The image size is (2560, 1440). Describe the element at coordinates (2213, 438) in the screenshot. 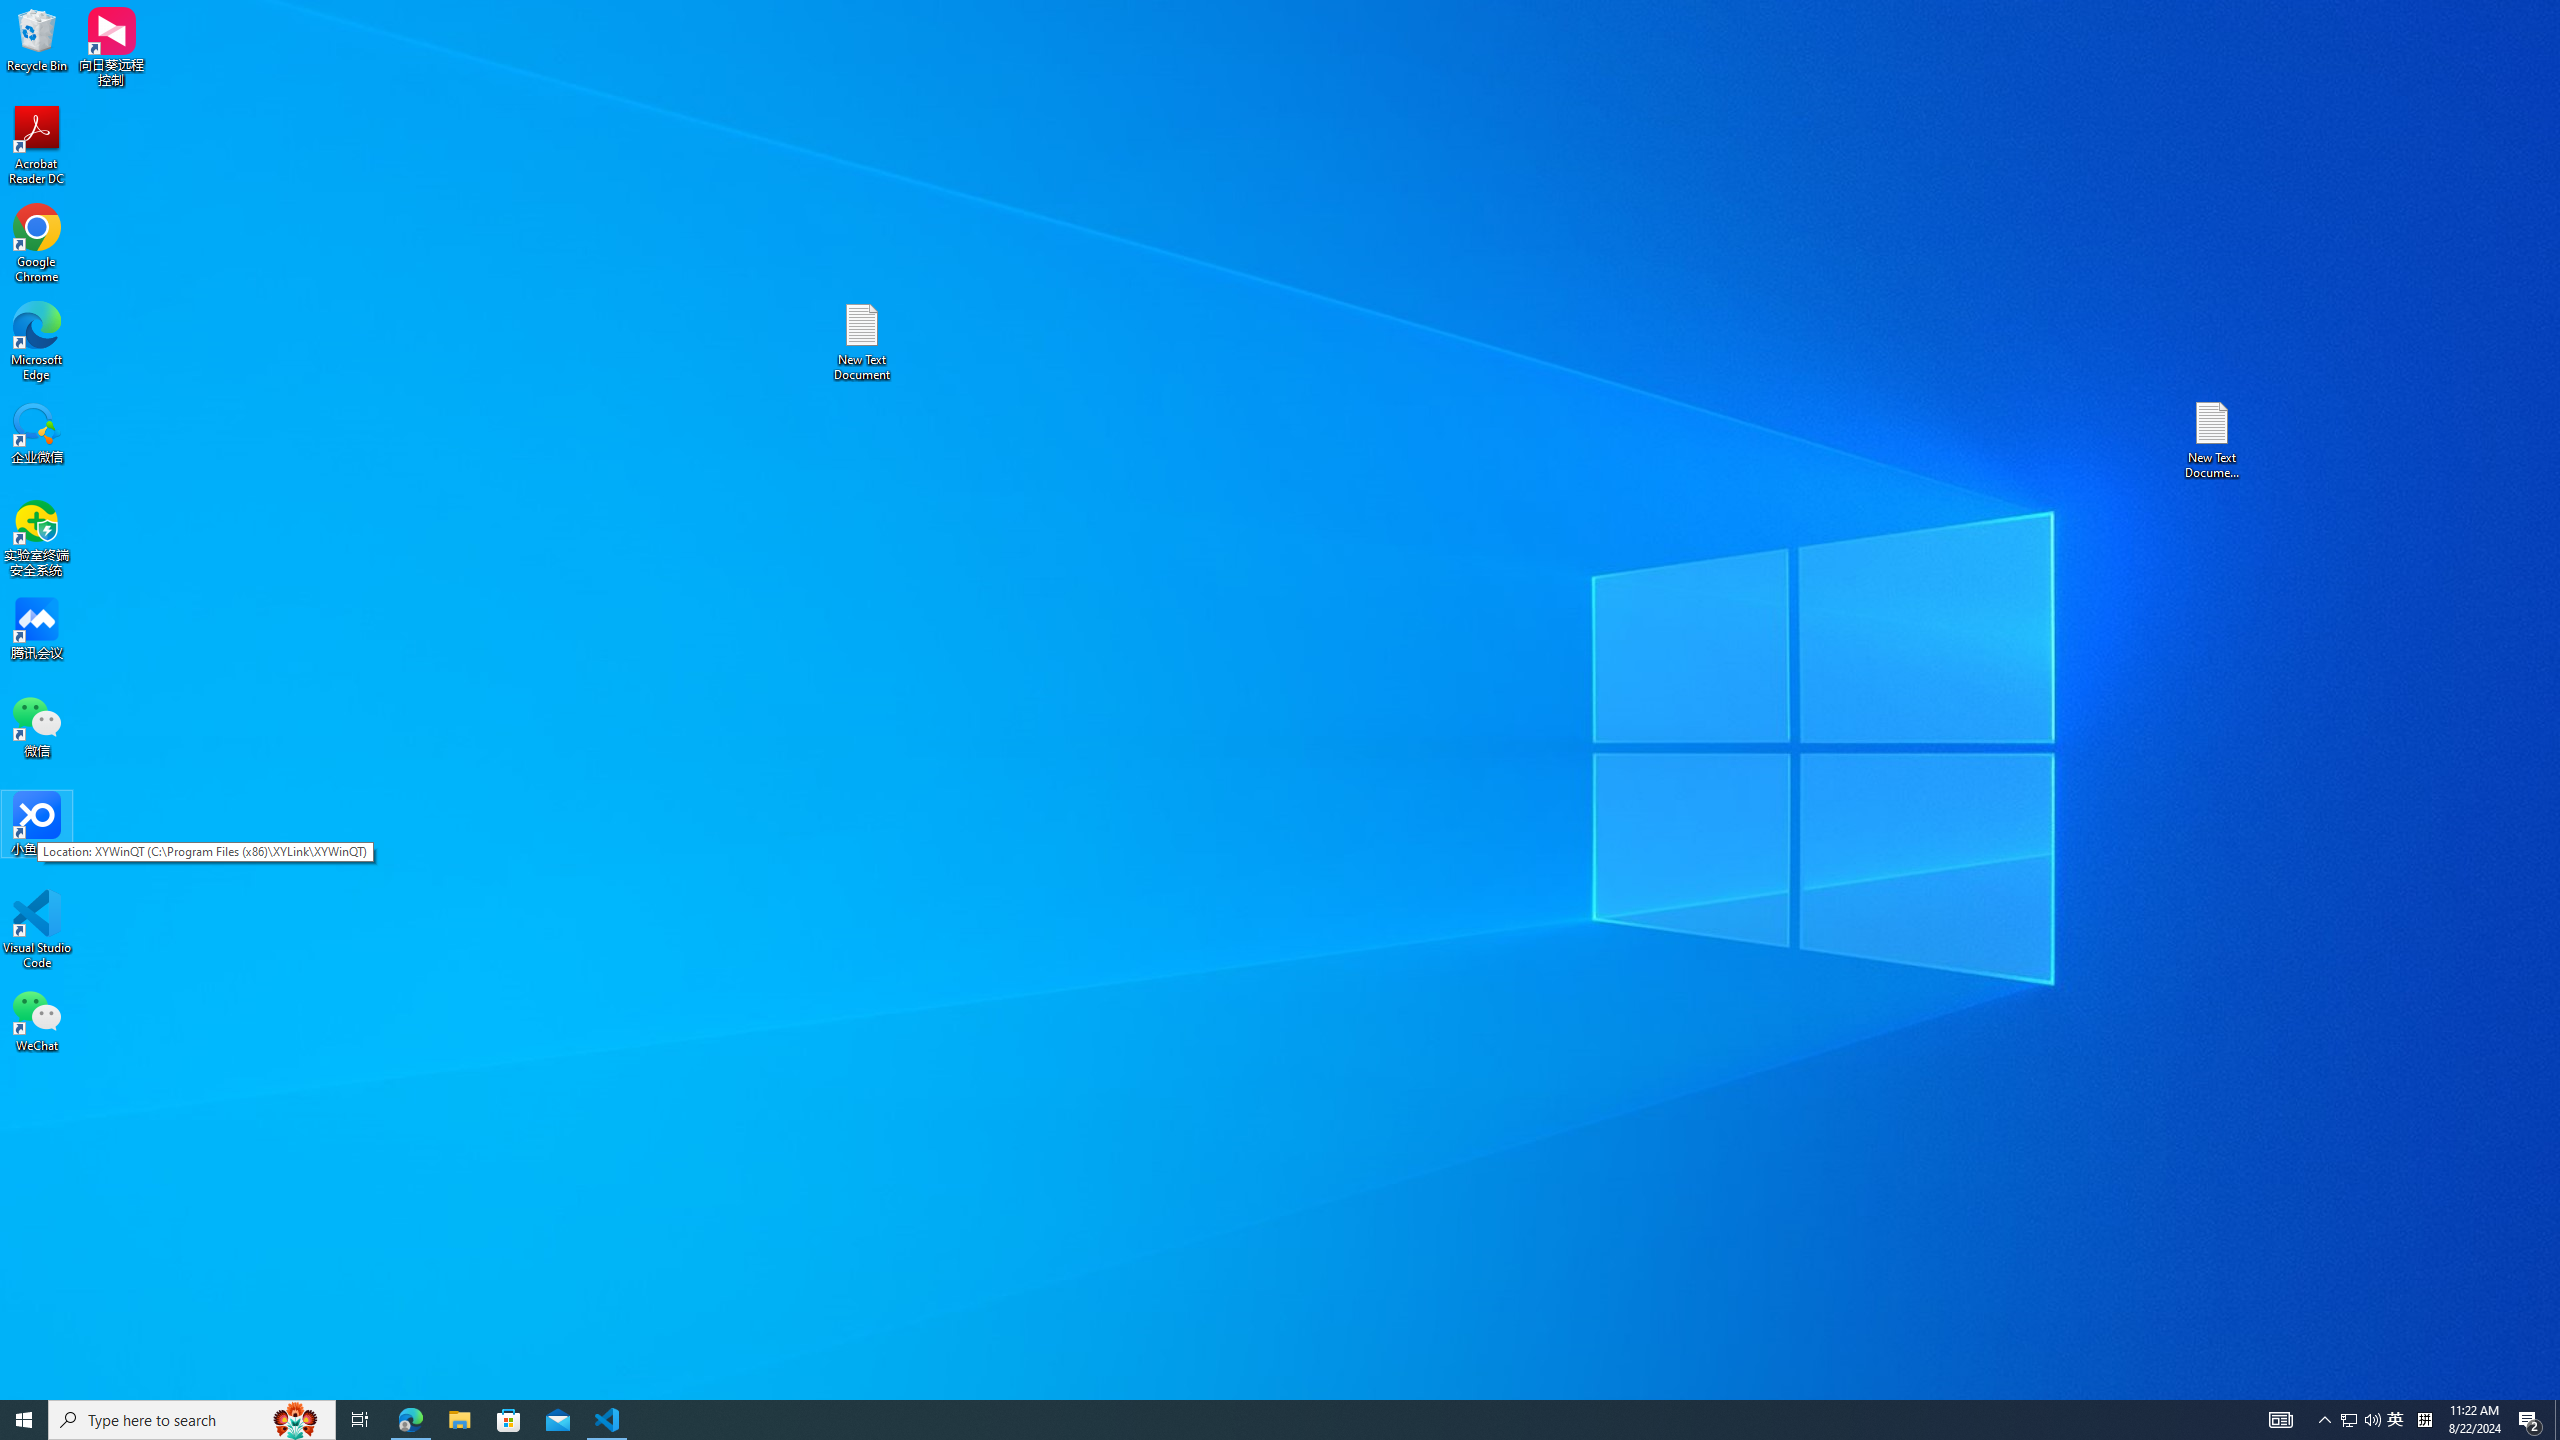

I see `'New Text Document (2)'` at that location.